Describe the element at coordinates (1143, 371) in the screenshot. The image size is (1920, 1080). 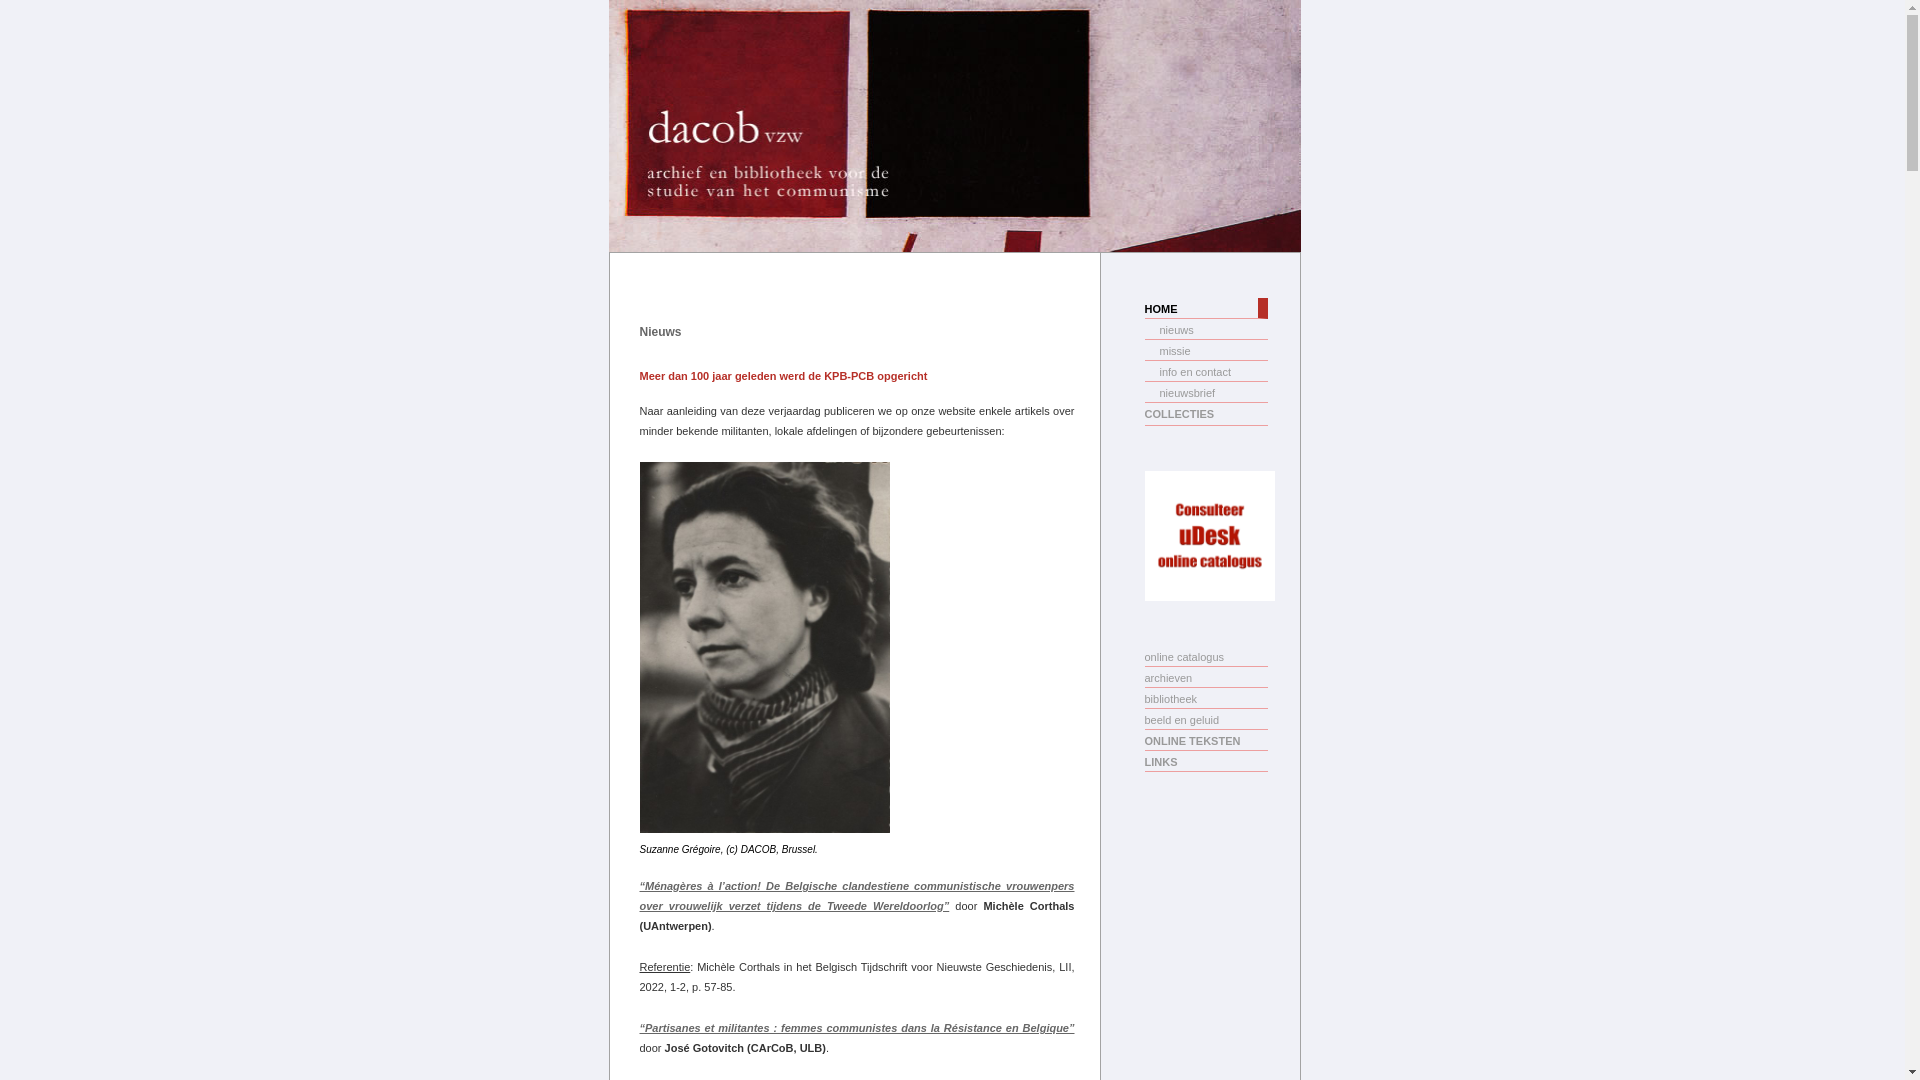
I see `'info en contact'` at that location.